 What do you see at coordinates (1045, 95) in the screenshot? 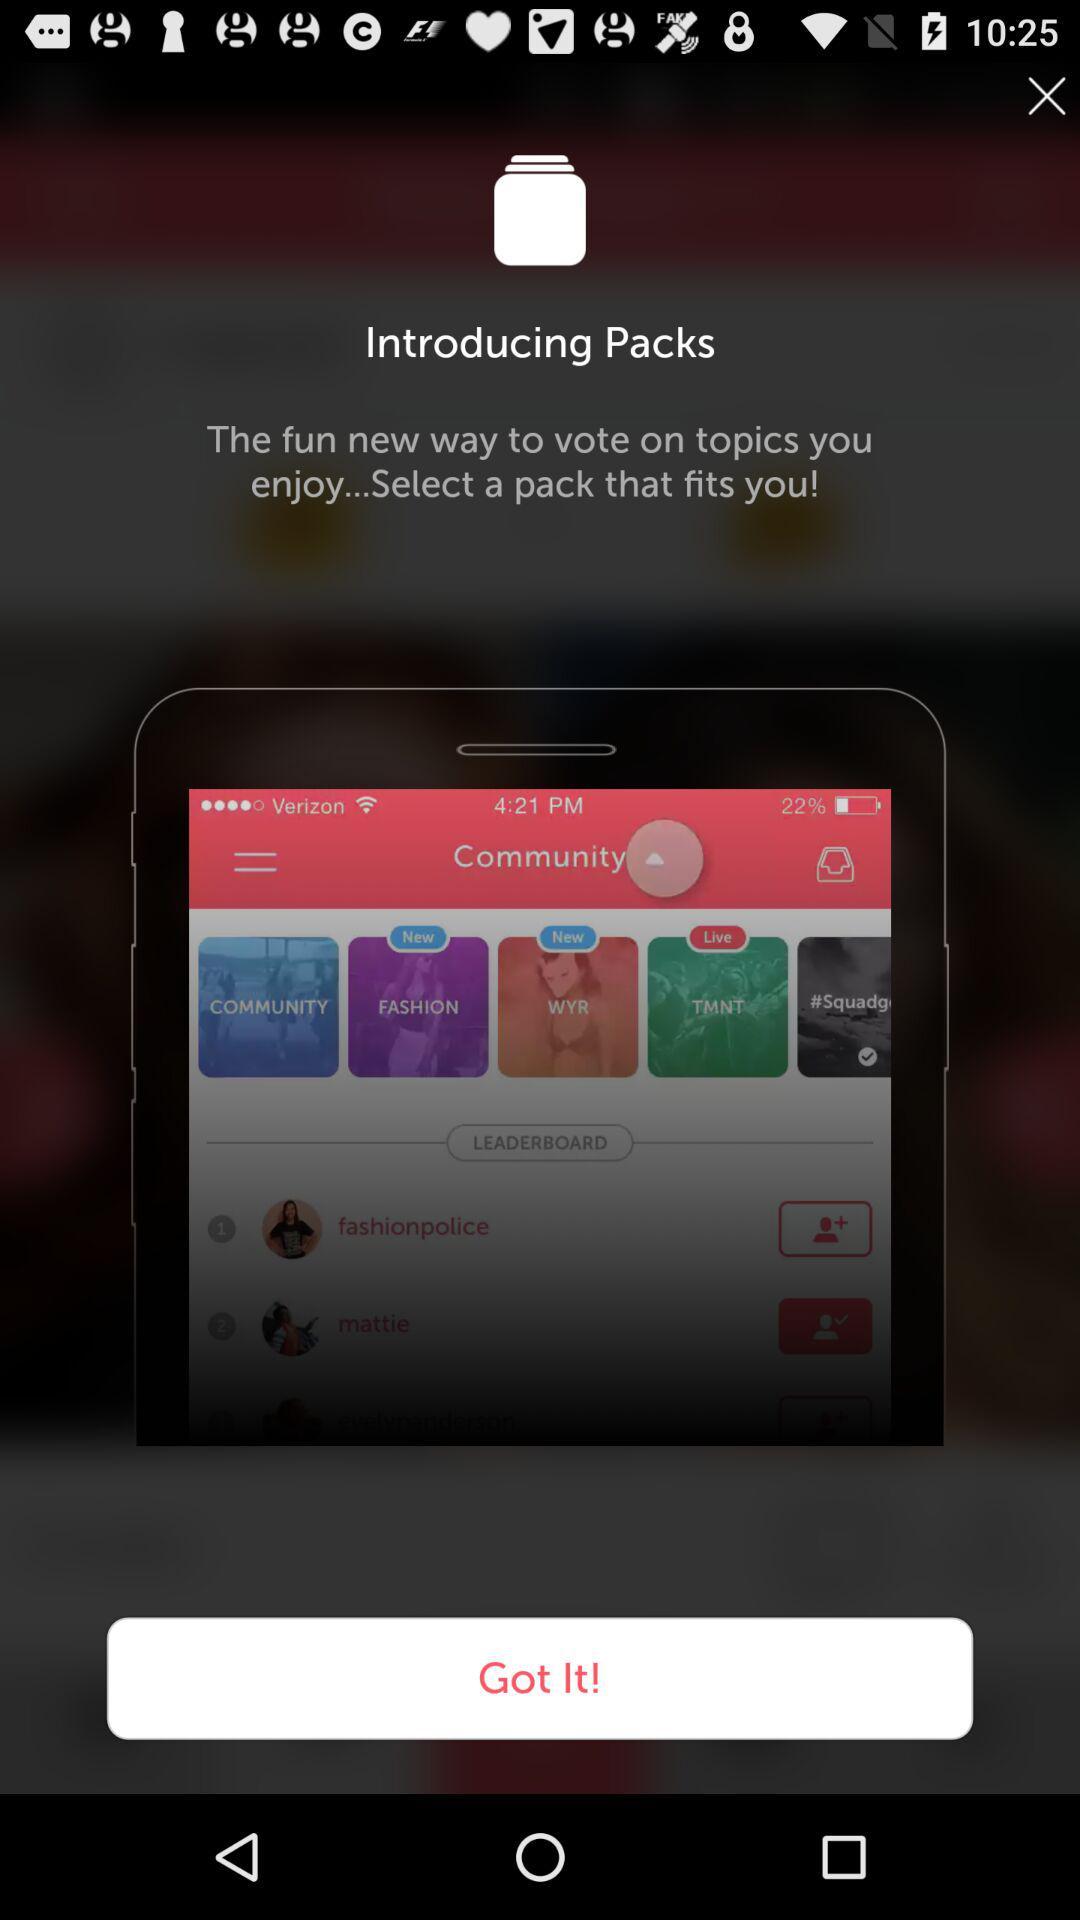
I see `advertisement for packs` at bounding box center [1045, 95].